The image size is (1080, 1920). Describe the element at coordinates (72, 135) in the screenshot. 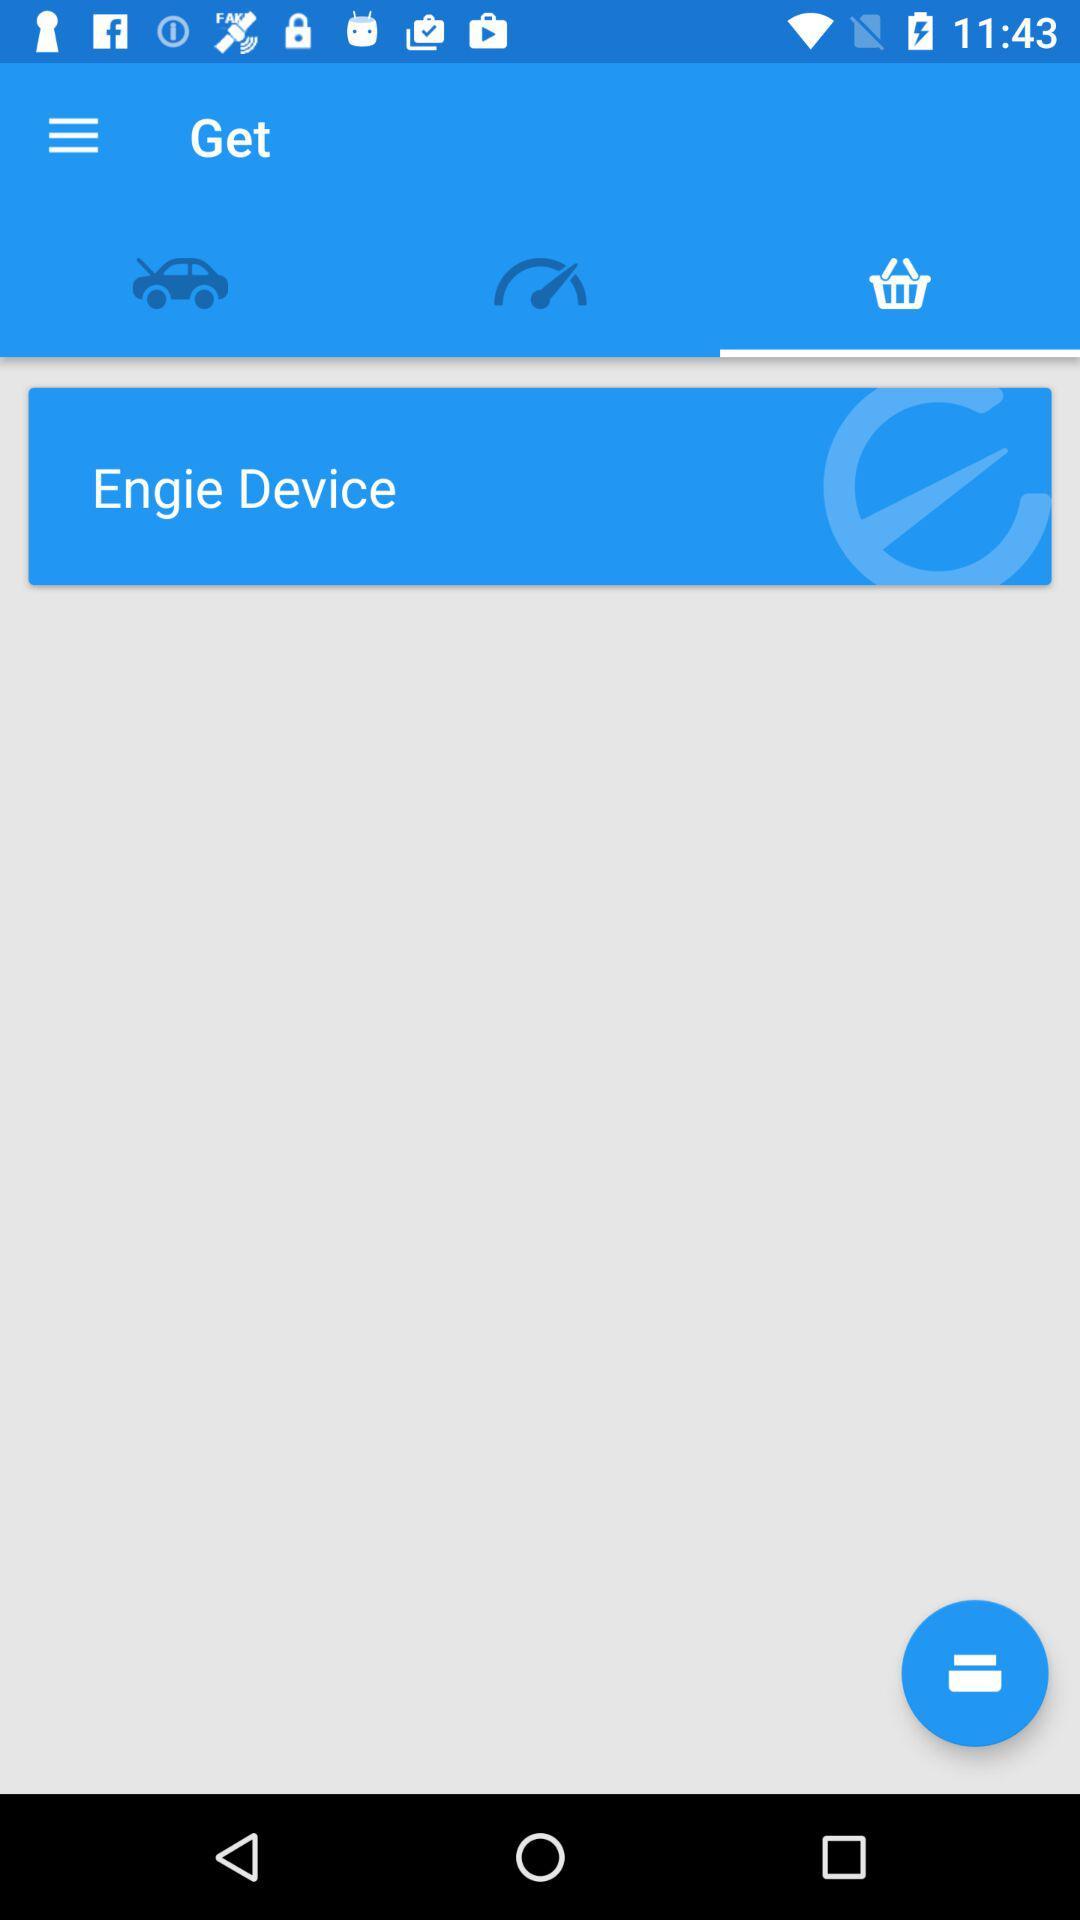

I see `the icon next to the get icon` at that location.